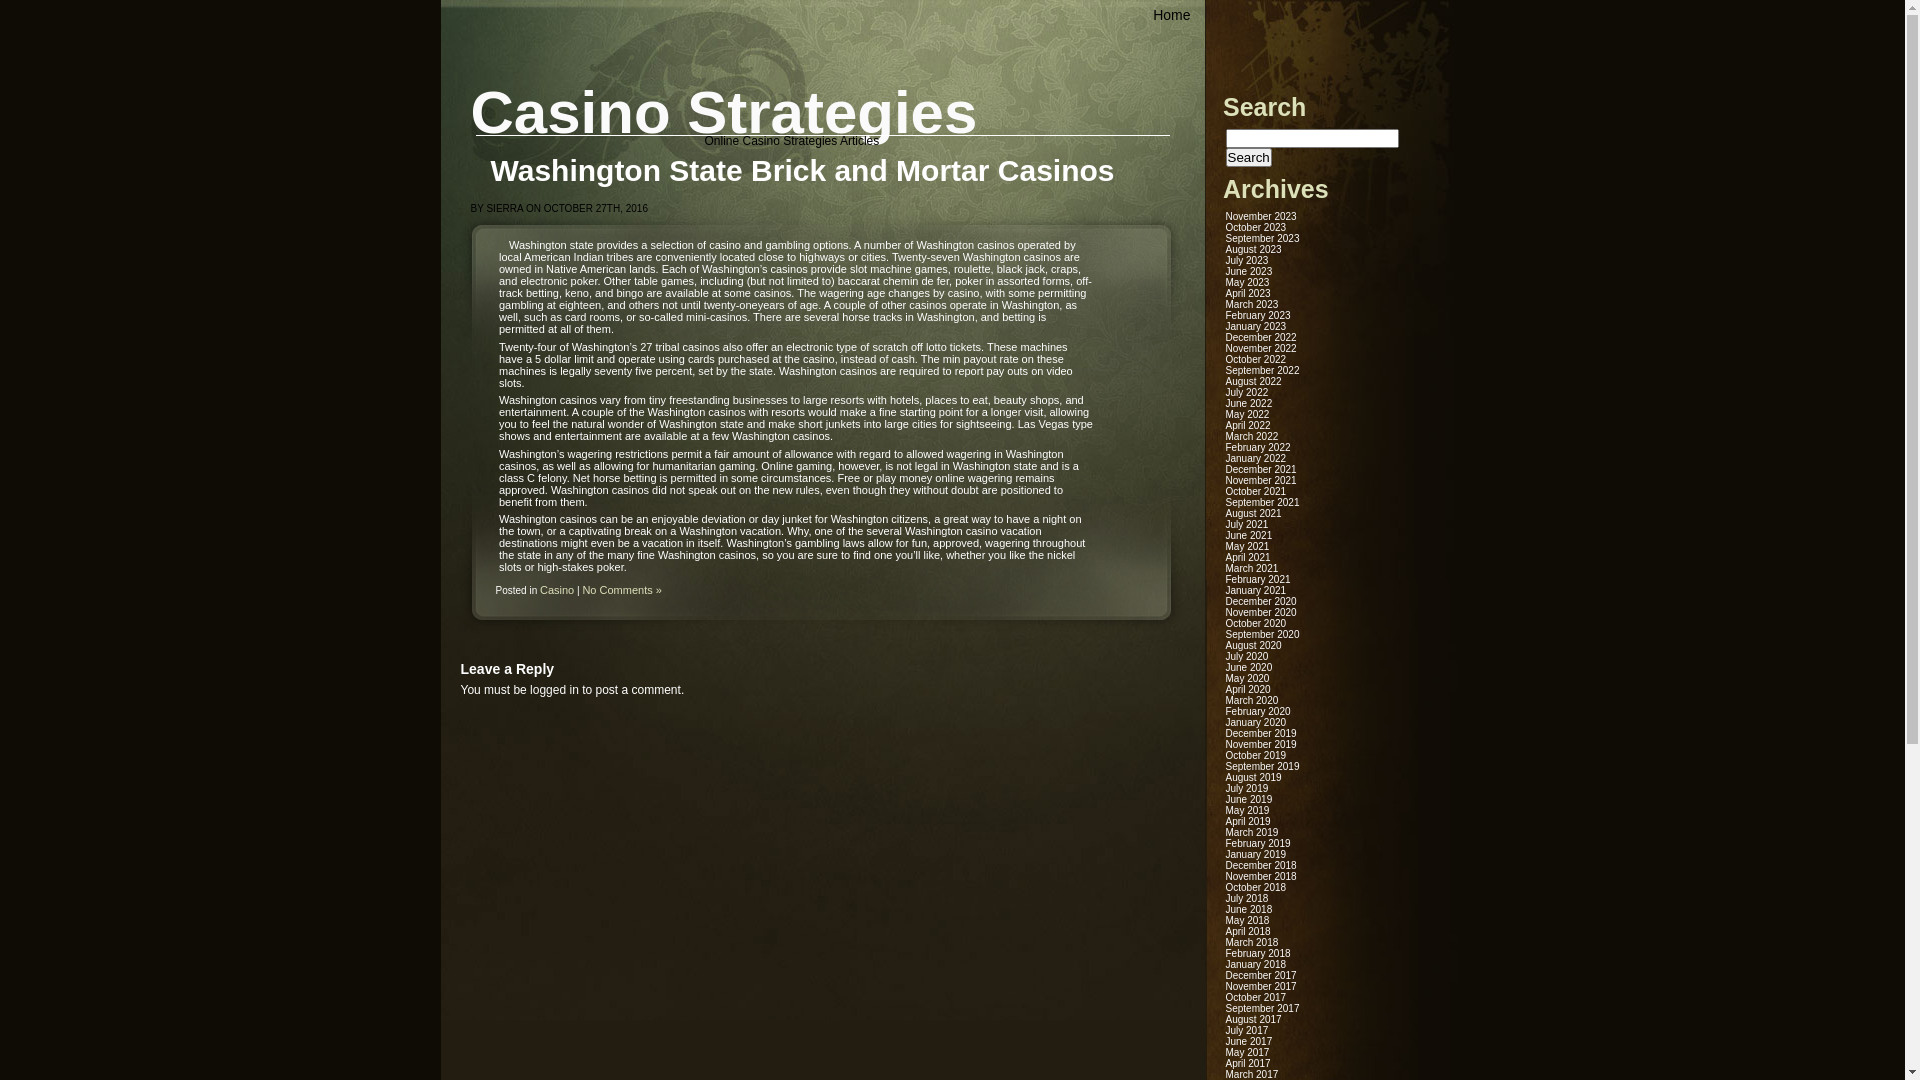 This screenshot has width=1920, height=1080. I want to click on 'May 2021', so click(1247, 546).